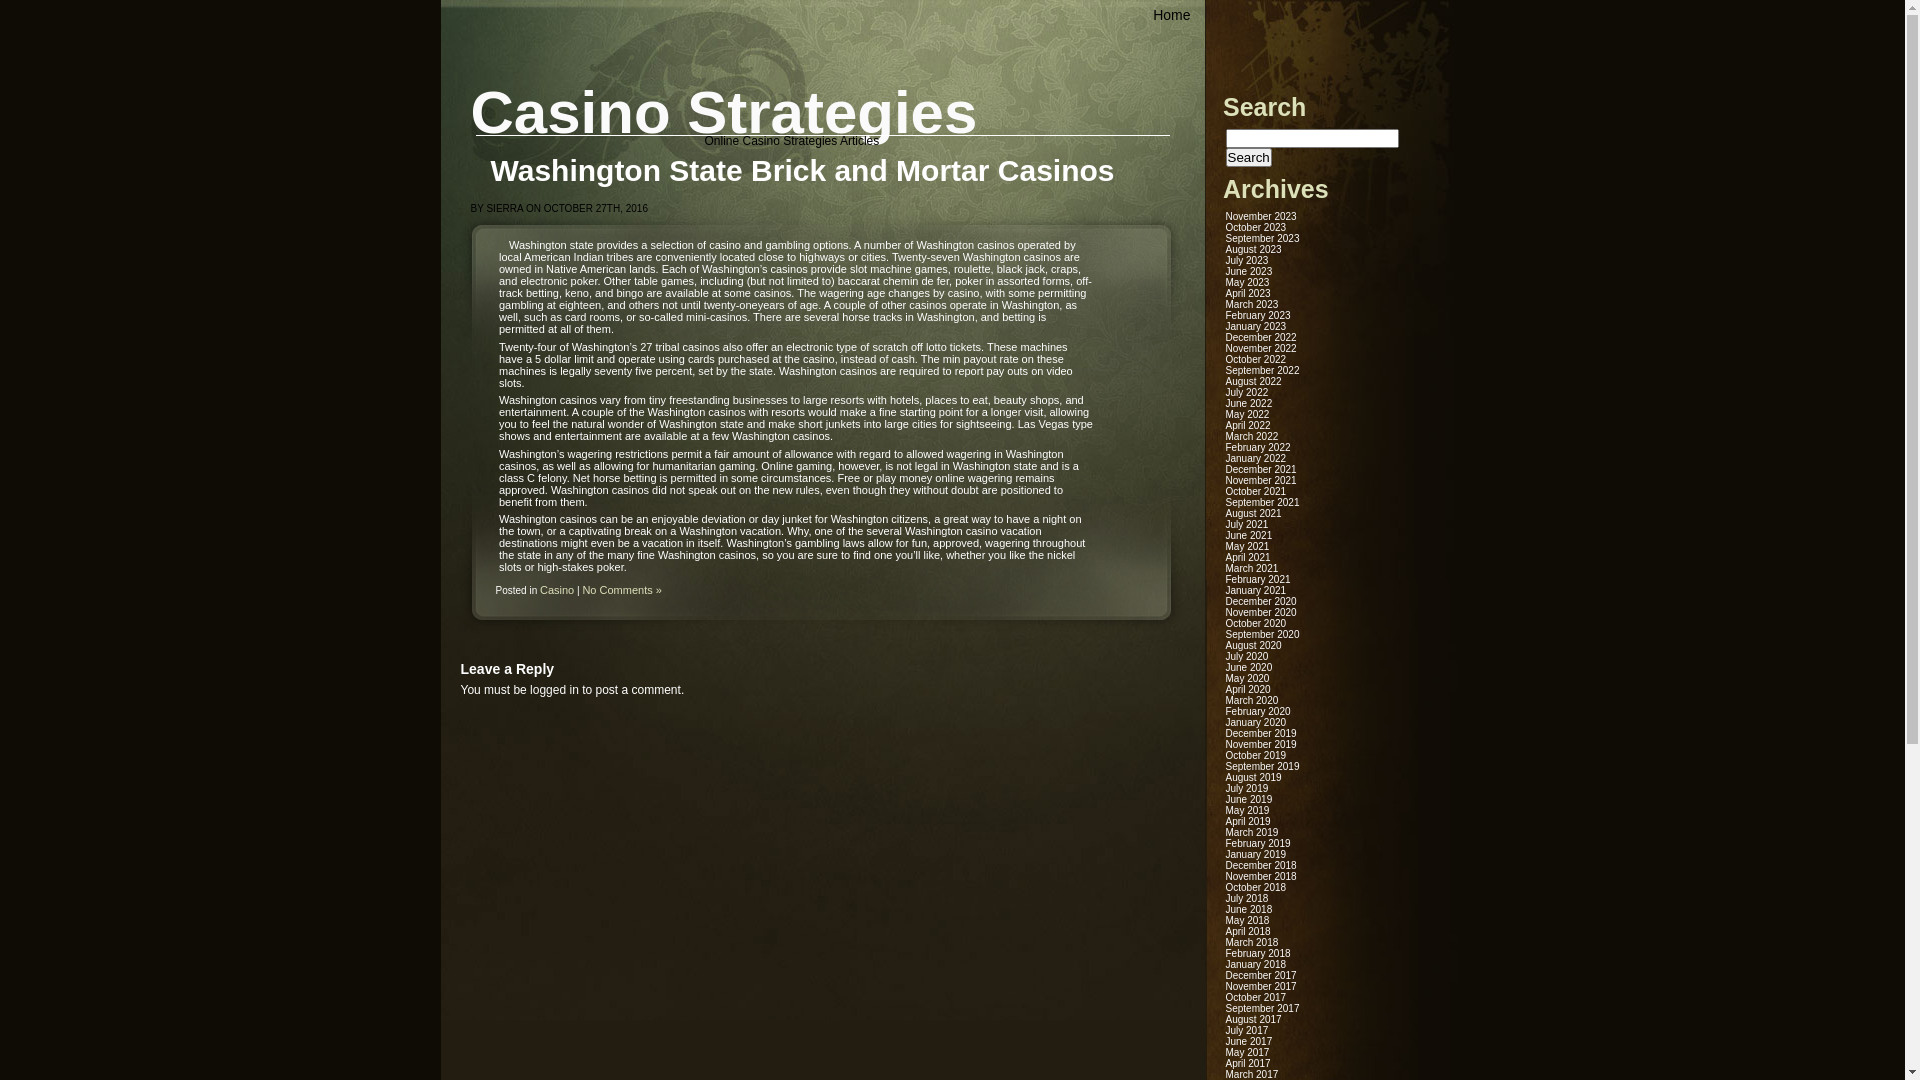 This screenshot has width=1920, height=1080. I want to click on 'May 2021', so click(1247, 546).